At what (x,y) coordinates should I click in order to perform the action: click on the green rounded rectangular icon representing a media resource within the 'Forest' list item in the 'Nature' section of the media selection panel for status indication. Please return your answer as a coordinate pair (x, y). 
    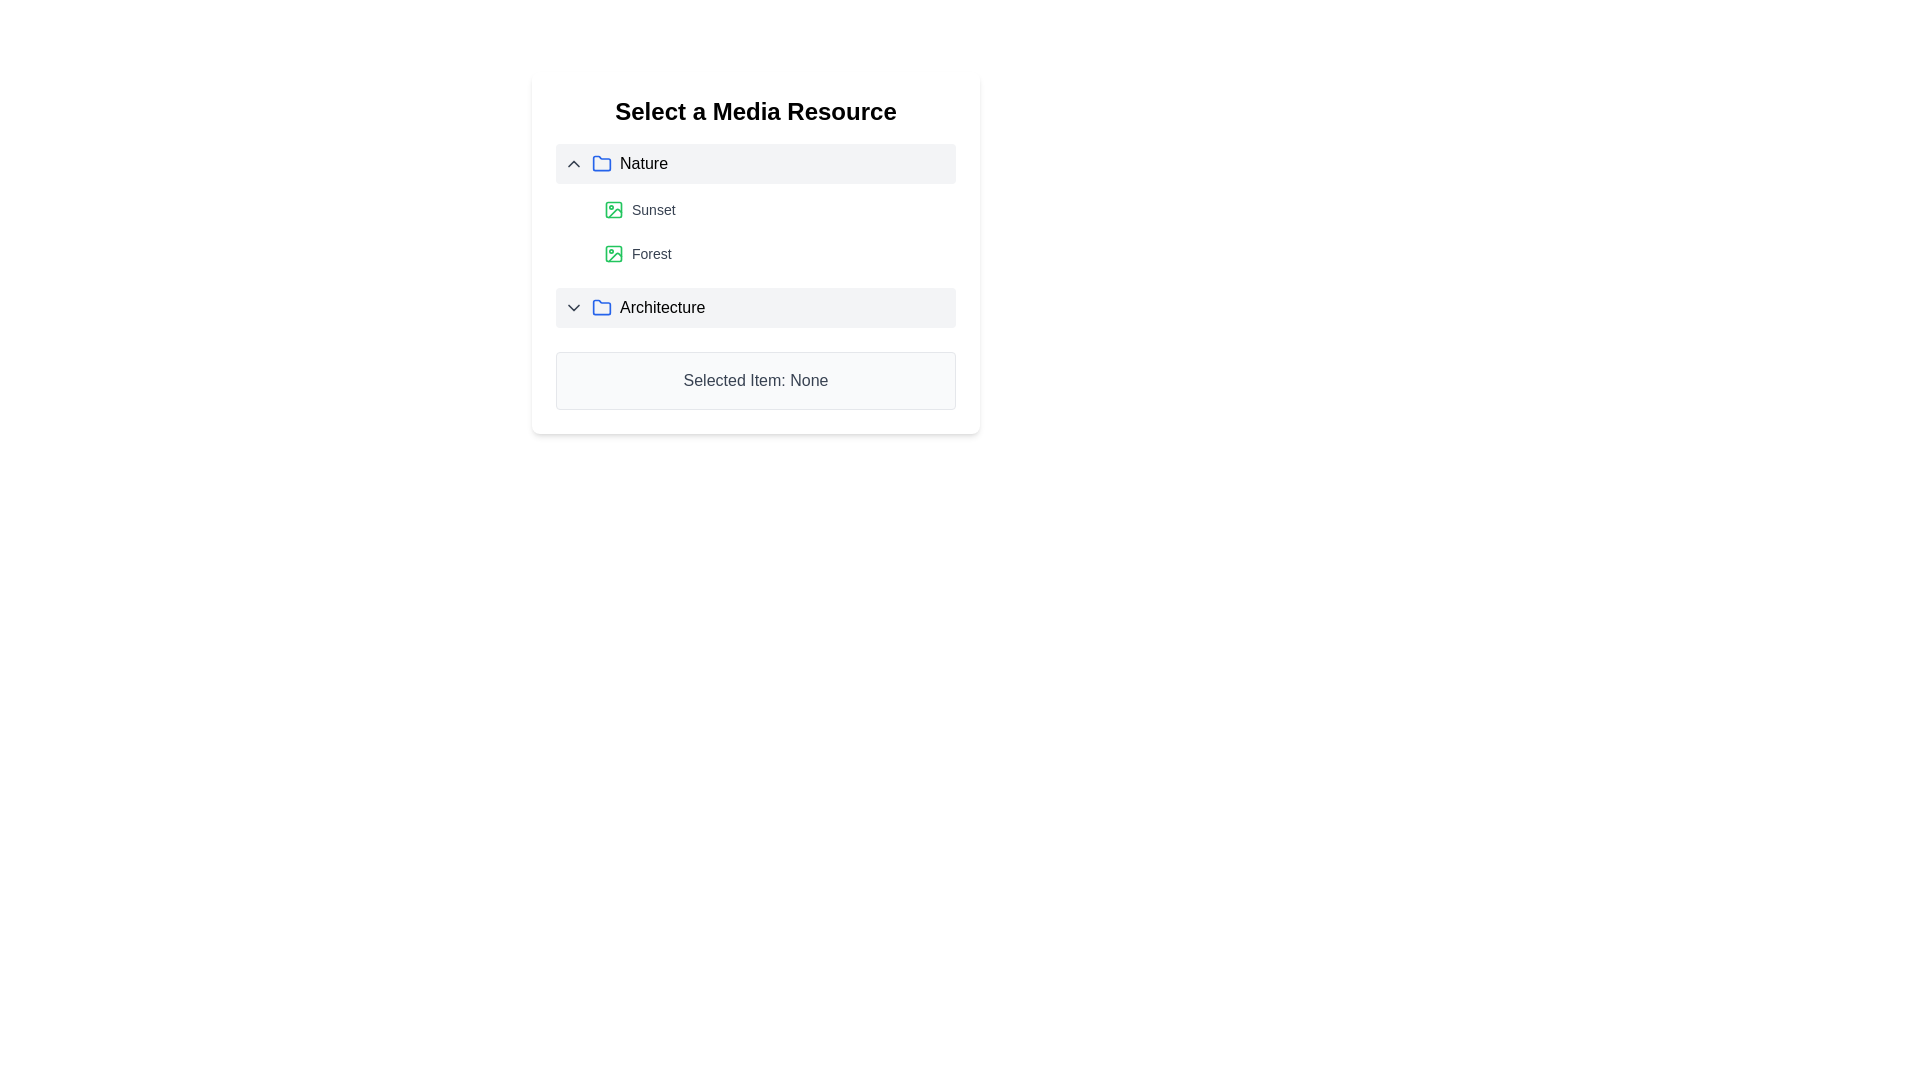
    Looking at the image, I should click on (613, 253).